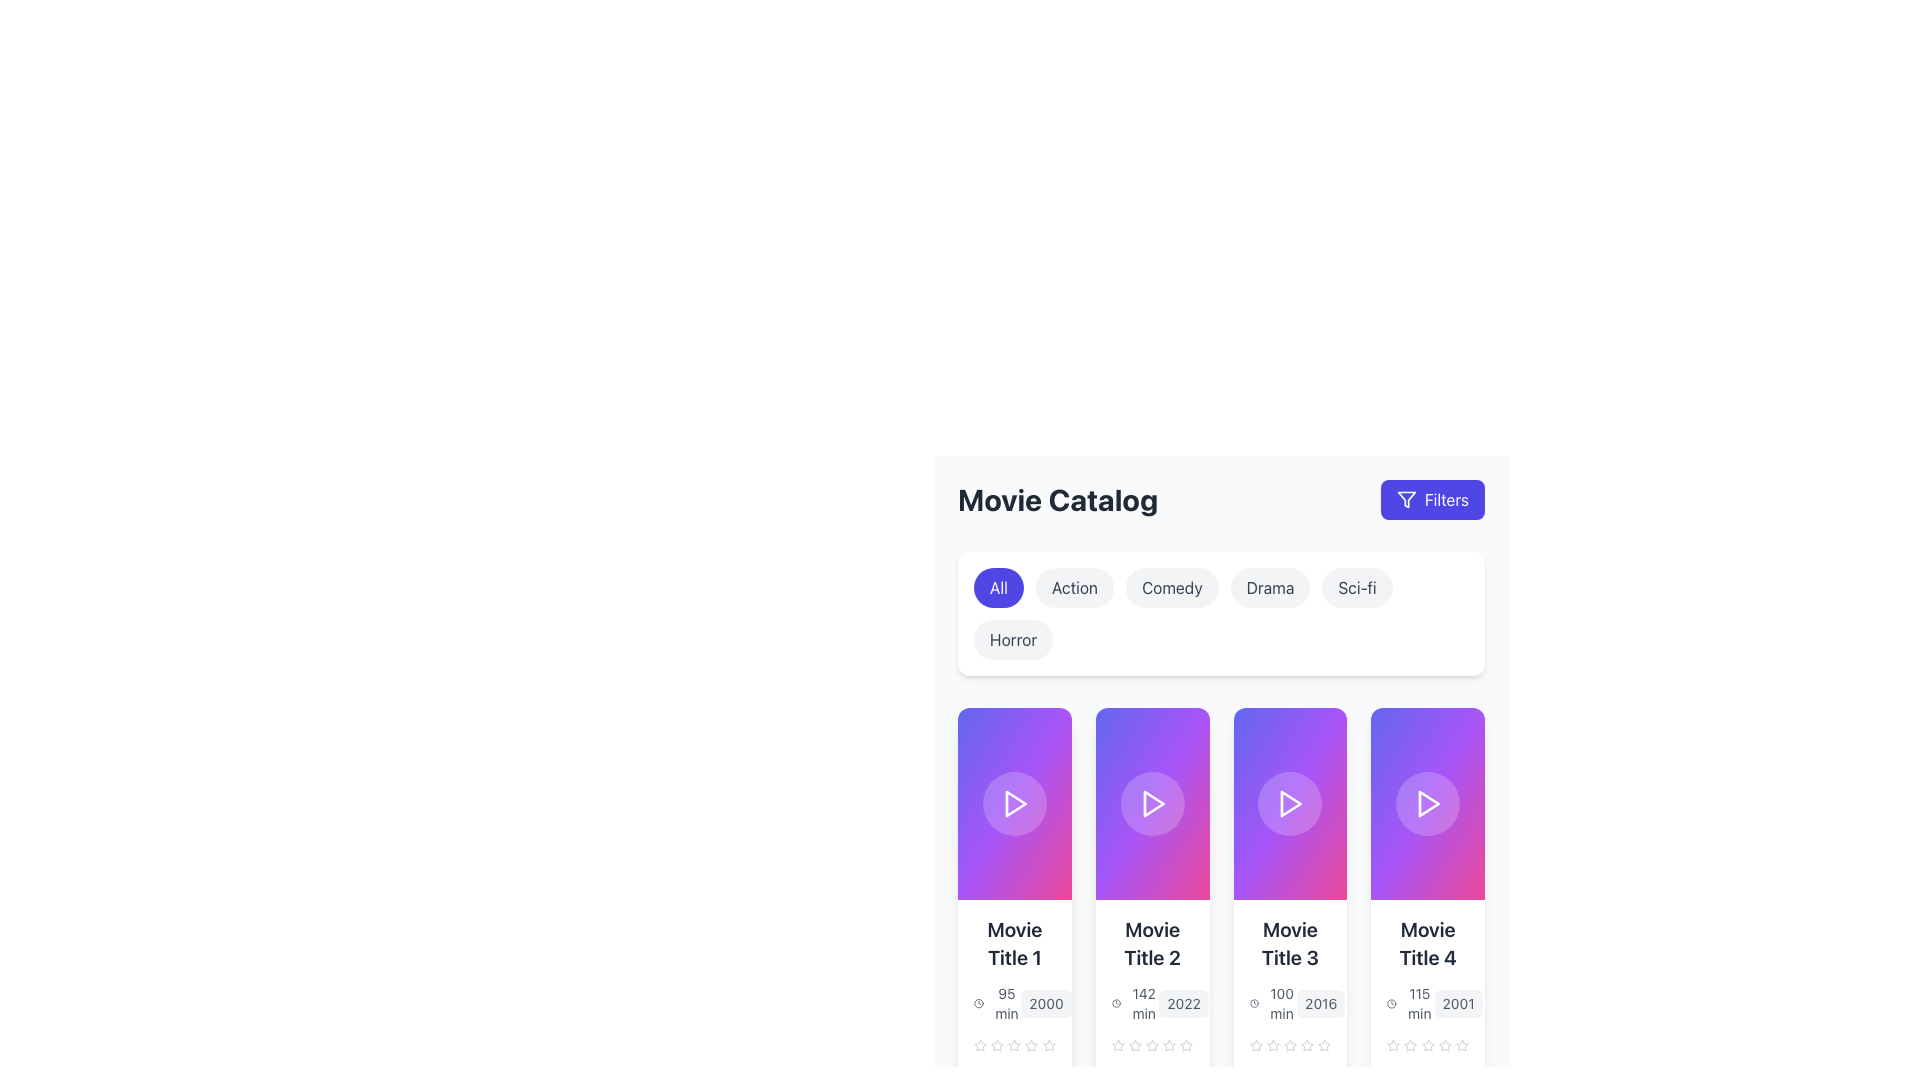 This screenshot has width=1920, height=1080. I want to click on the icon representing the duration of 'Movie Title 4', which is located to the left of the duration text '115 min', so click(1391, 1003).